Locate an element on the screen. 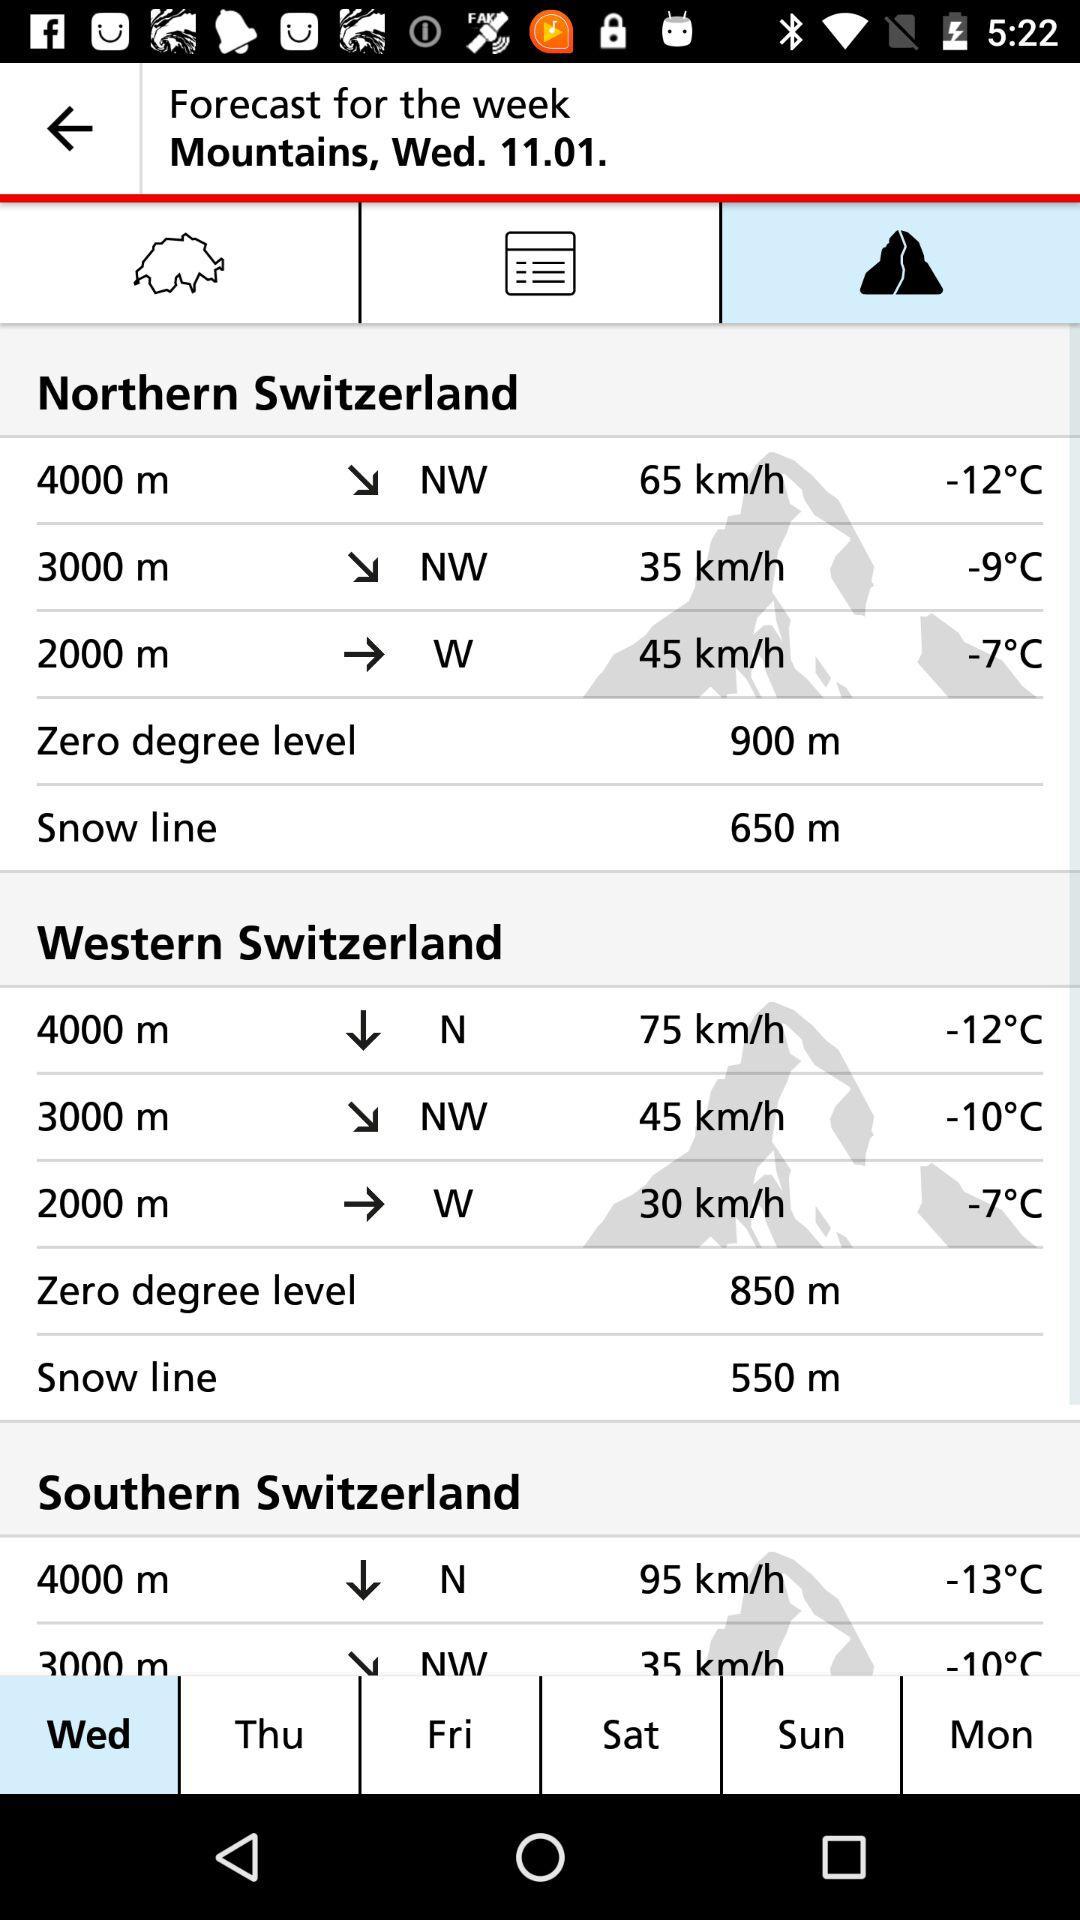 The image size is (1080, 1920). the item to the left of sat icon is located at coordinates (450, 1734).